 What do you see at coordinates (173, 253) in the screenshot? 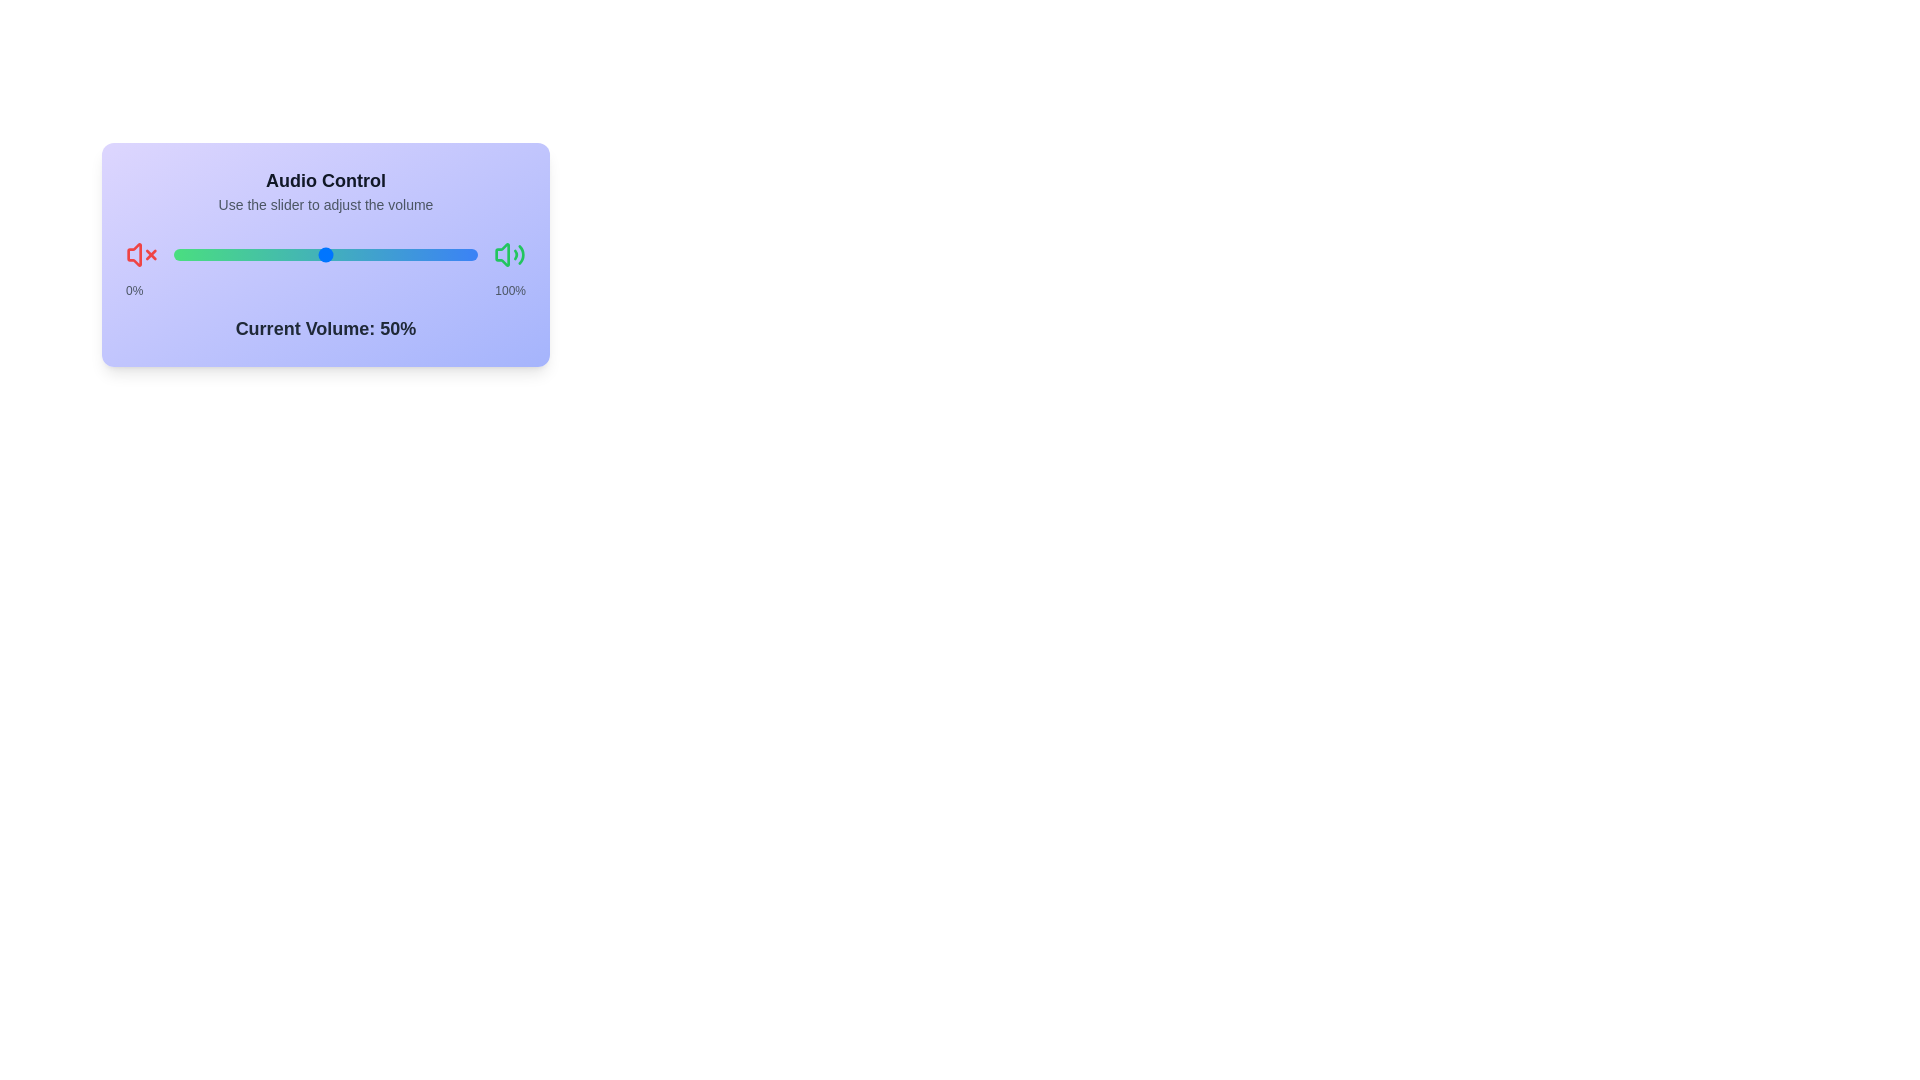
I see `the slider to set the volume to 56%` at bounding box center [173, 253].